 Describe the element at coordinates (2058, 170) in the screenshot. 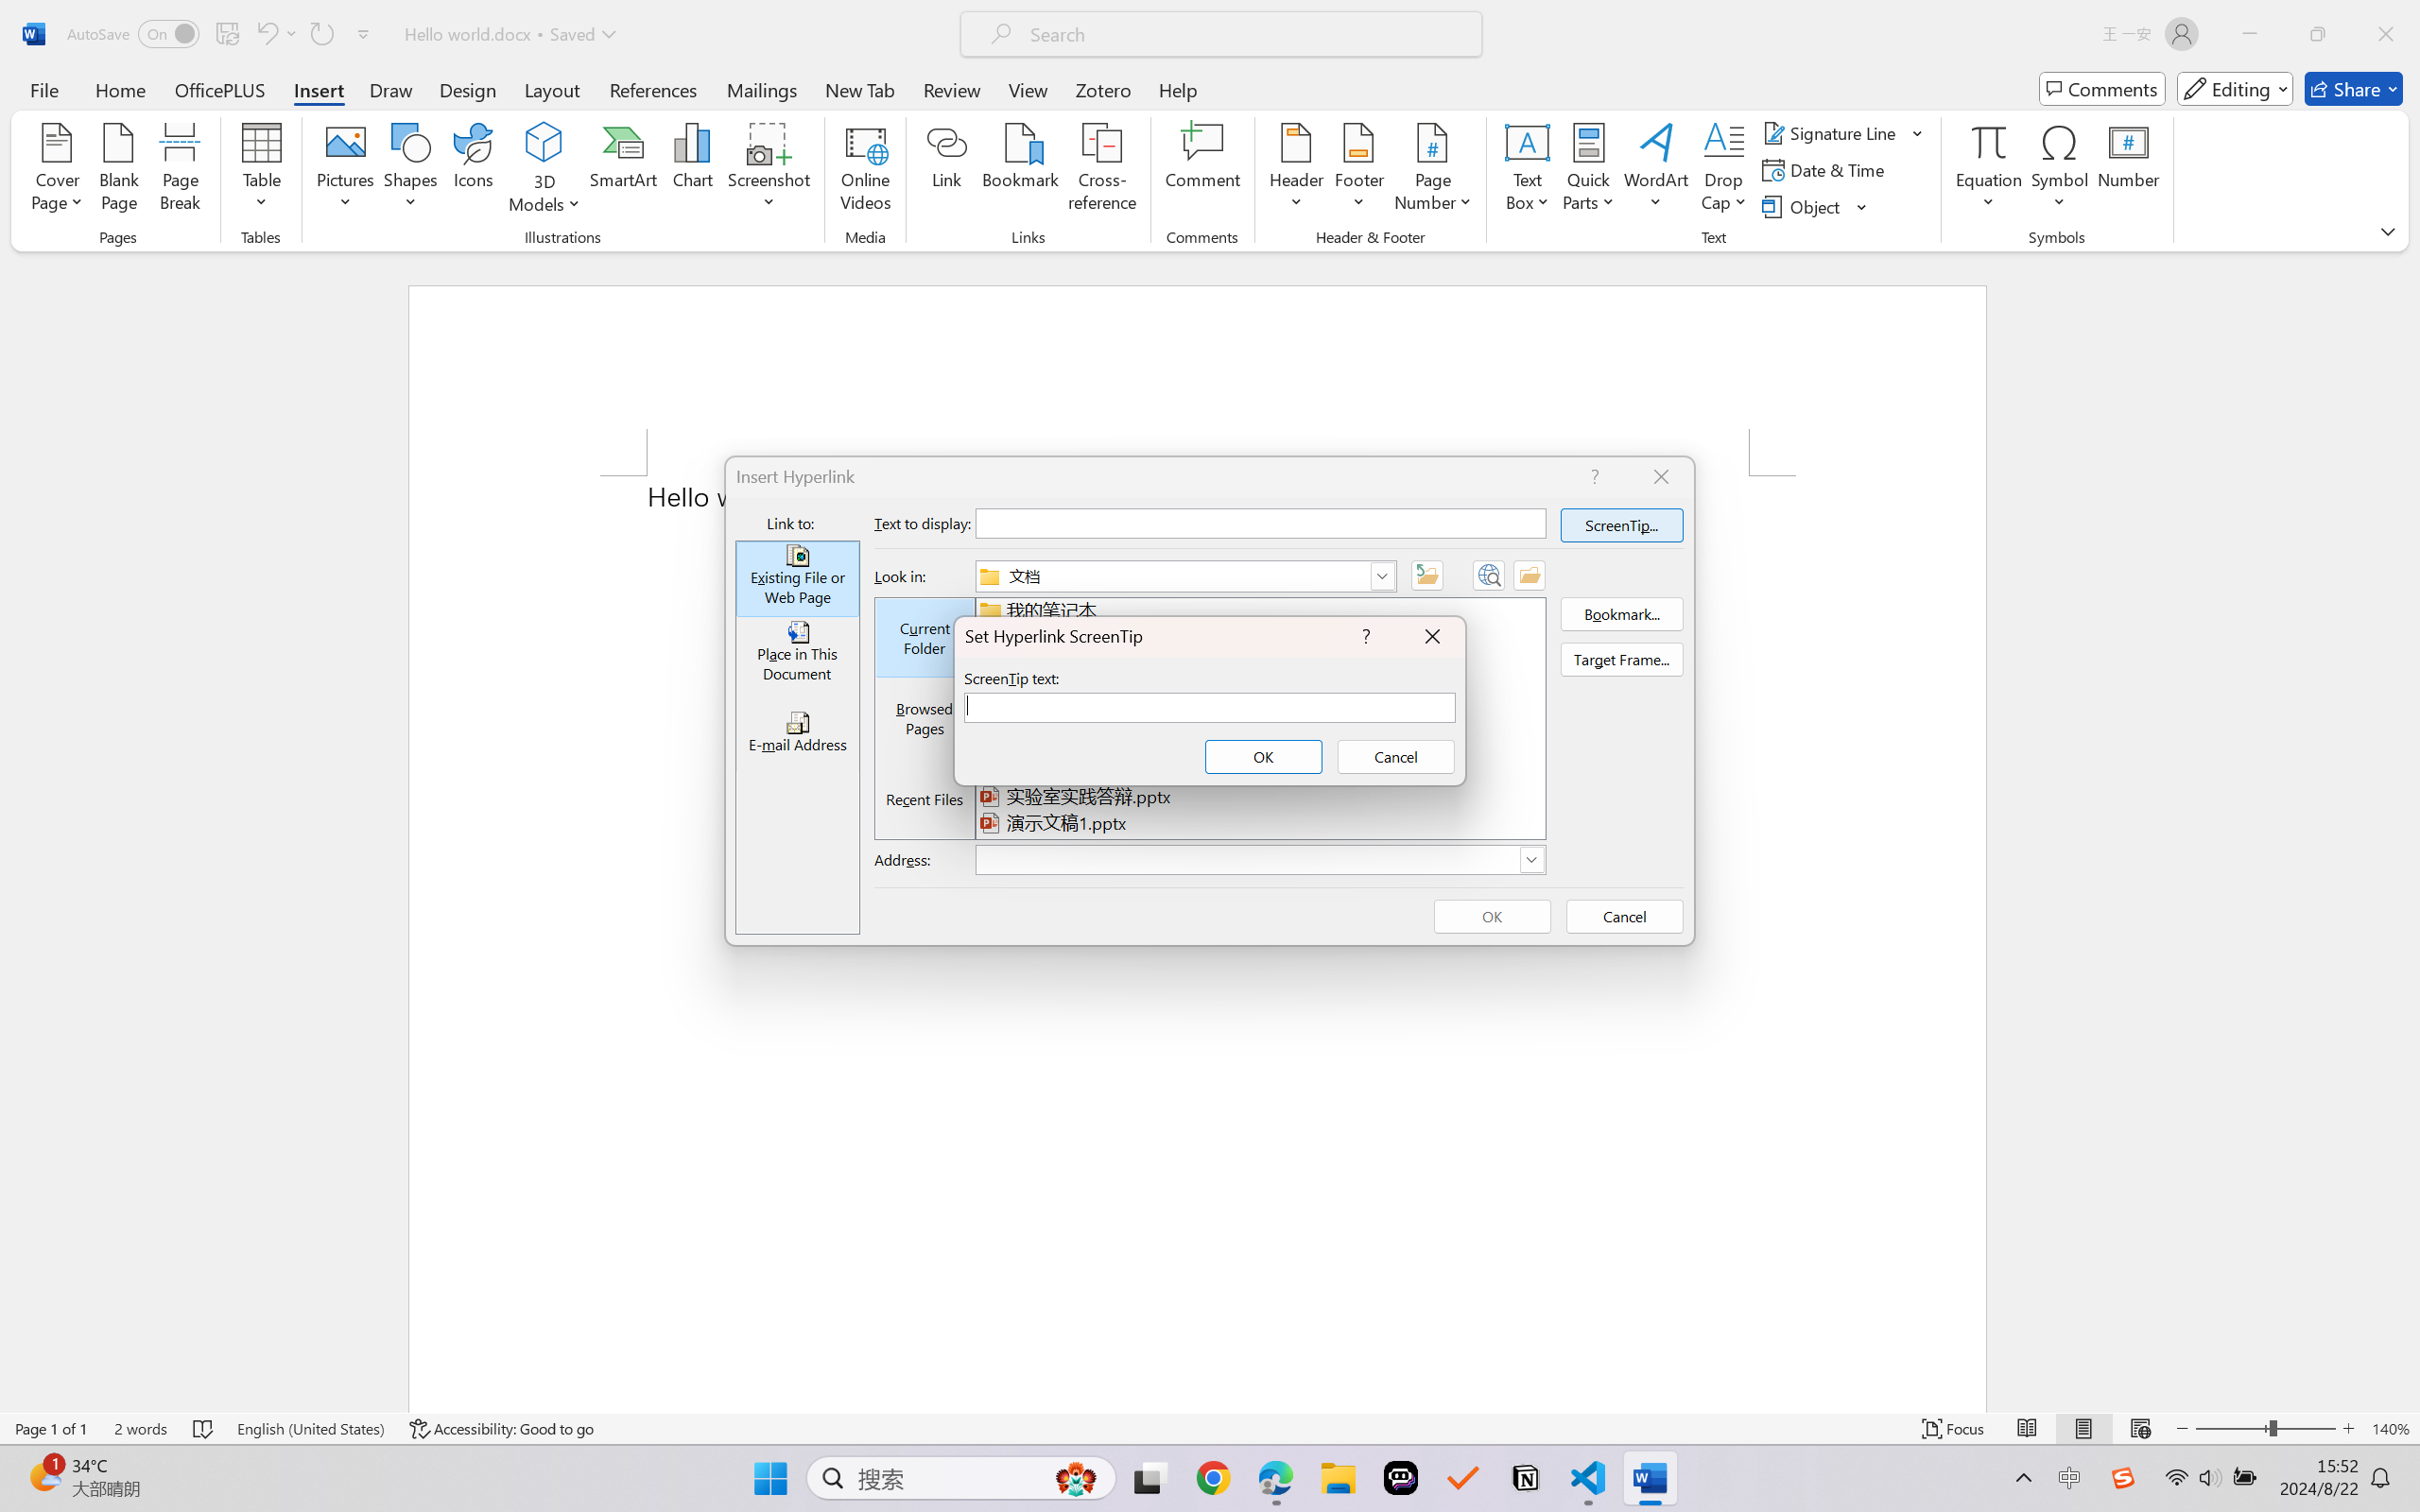

I see `'Symbol'` at that location.